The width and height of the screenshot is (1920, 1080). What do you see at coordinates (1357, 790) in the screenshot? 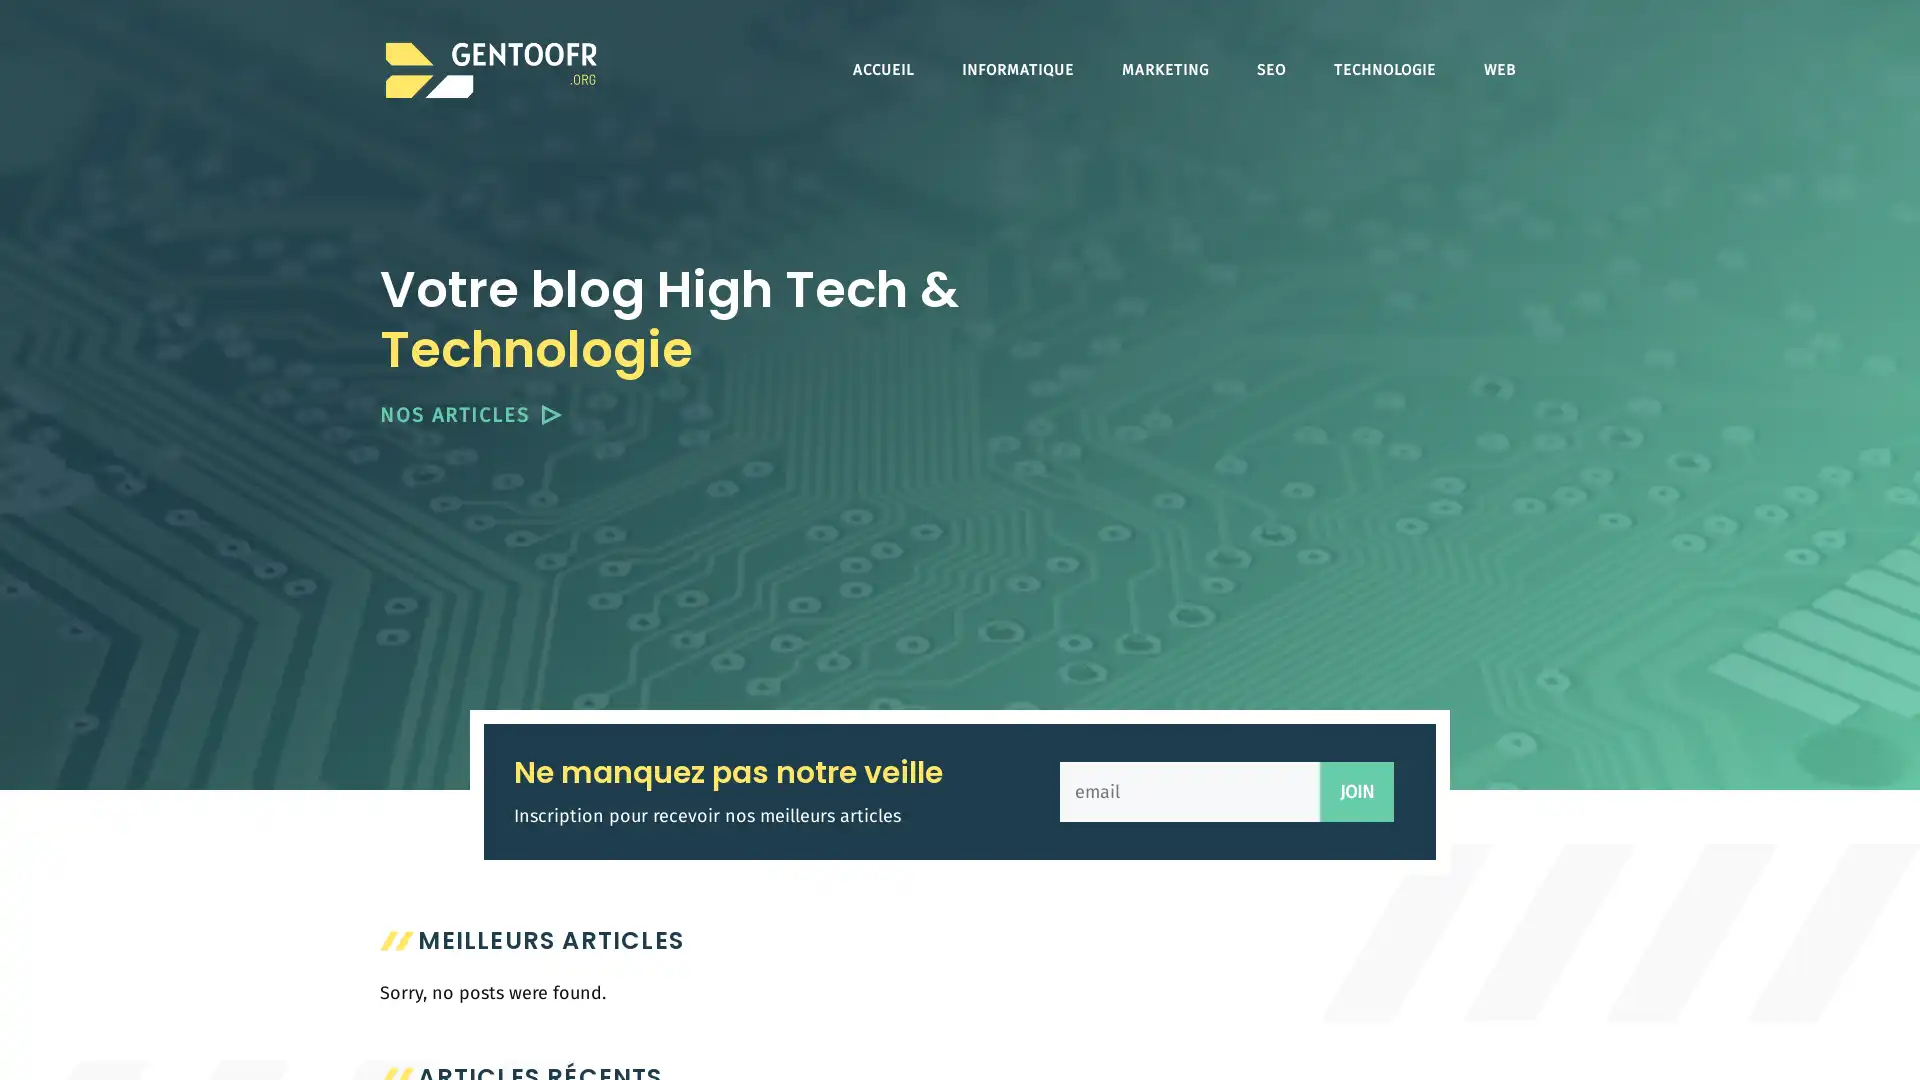
I see `JOIN` at bounding box center [1357, 790].